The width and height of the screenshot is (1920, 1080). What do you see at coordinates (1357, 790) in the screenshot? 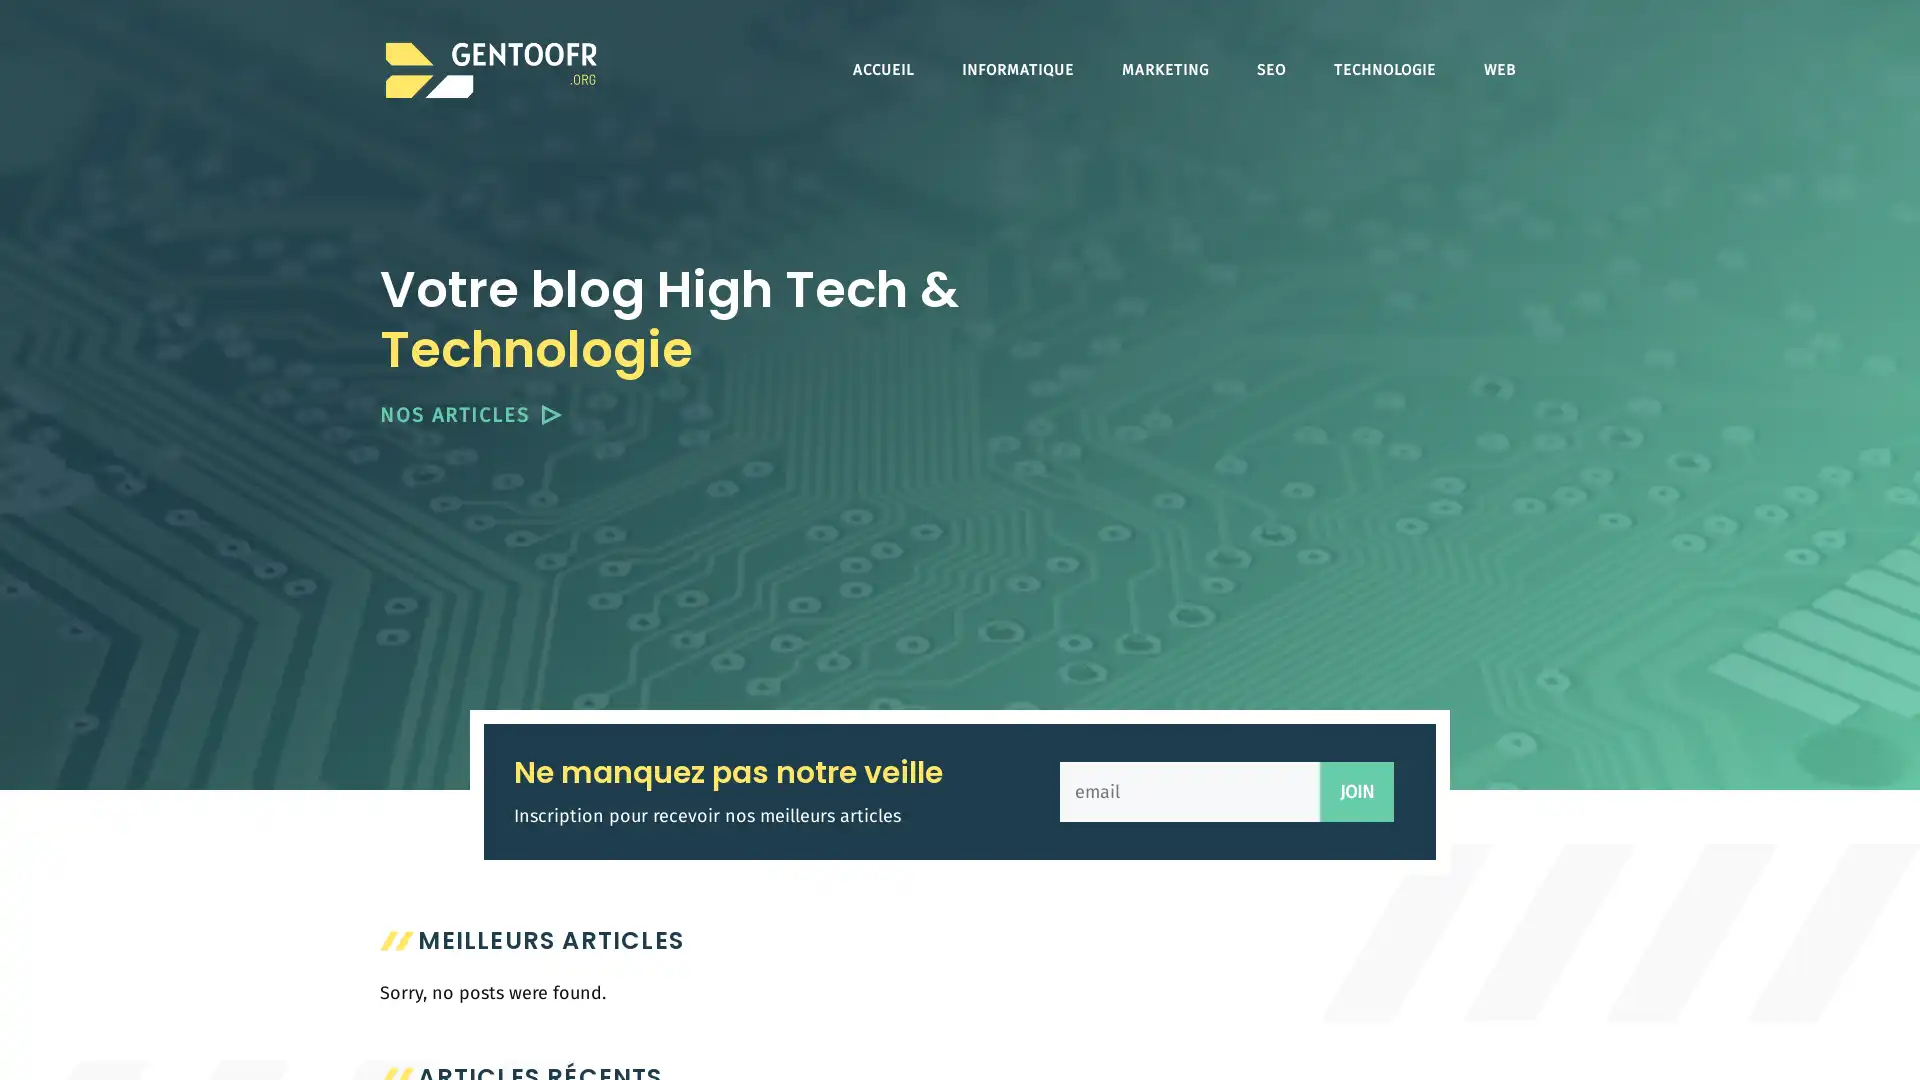
I see `JOIN` at bounding box center [1357, 790].